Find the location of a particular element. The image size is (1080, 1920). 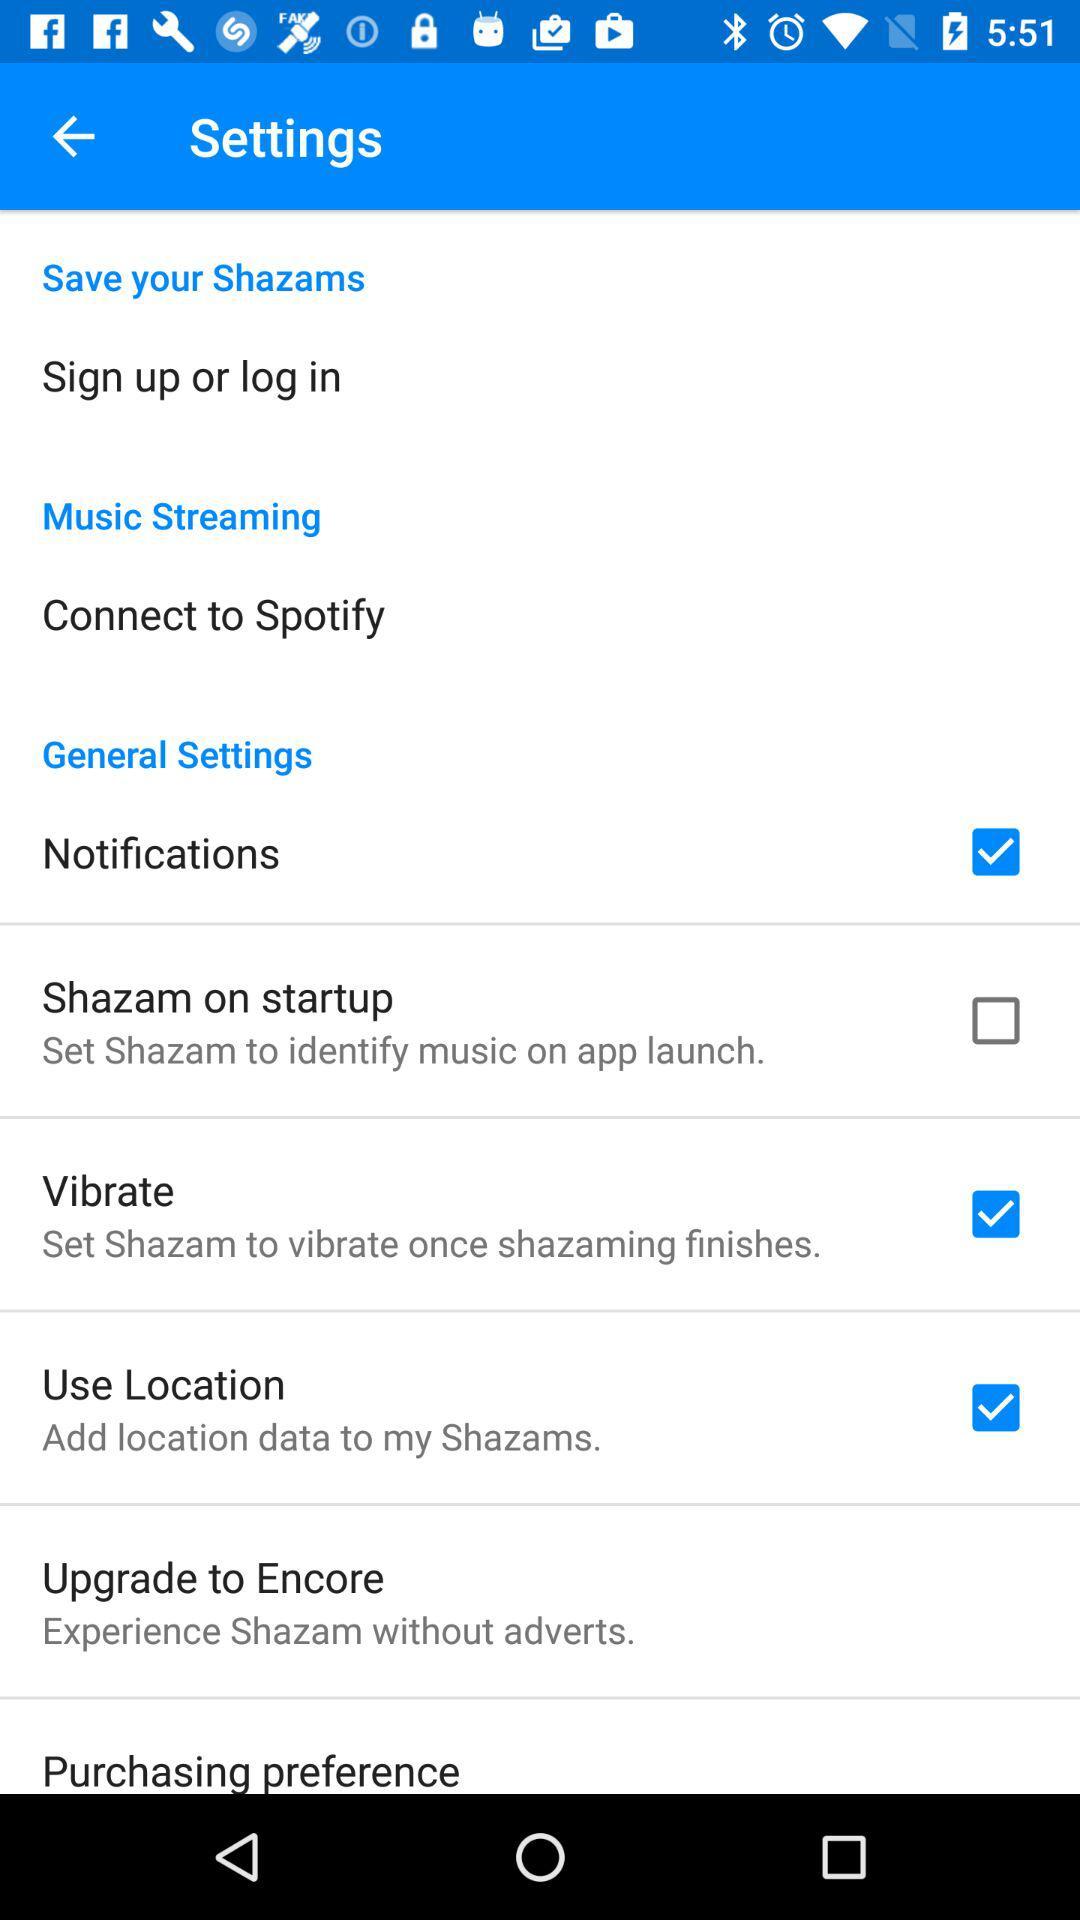

item above add location data is located at coordinates (162, 1381).